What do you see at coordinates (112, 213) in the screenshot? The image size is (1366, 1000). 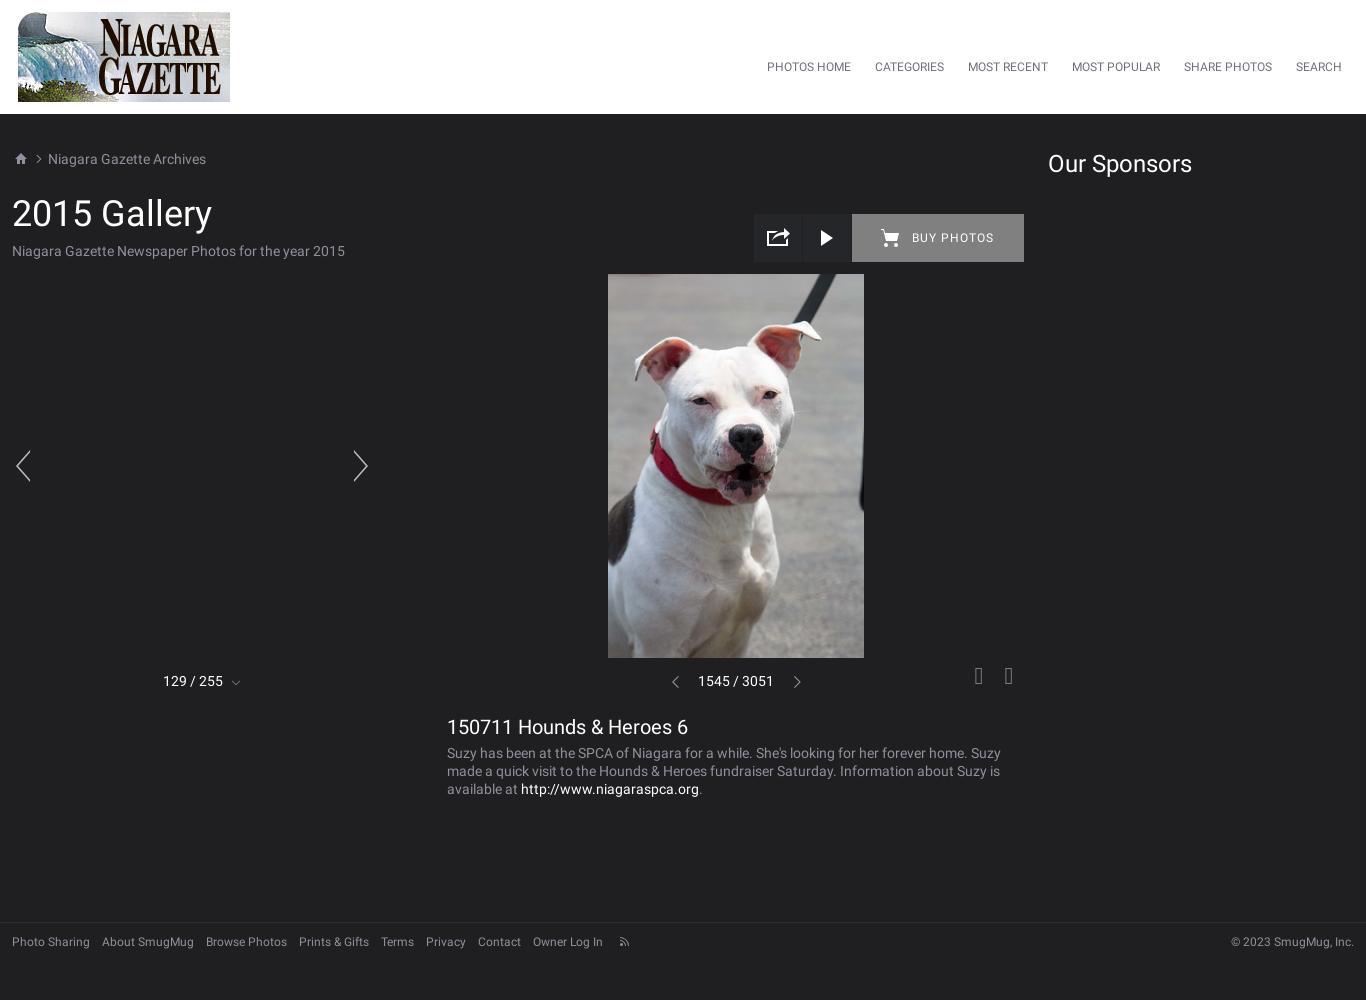 I see `'2015 Gallery'` at bounding box center [112, 213].